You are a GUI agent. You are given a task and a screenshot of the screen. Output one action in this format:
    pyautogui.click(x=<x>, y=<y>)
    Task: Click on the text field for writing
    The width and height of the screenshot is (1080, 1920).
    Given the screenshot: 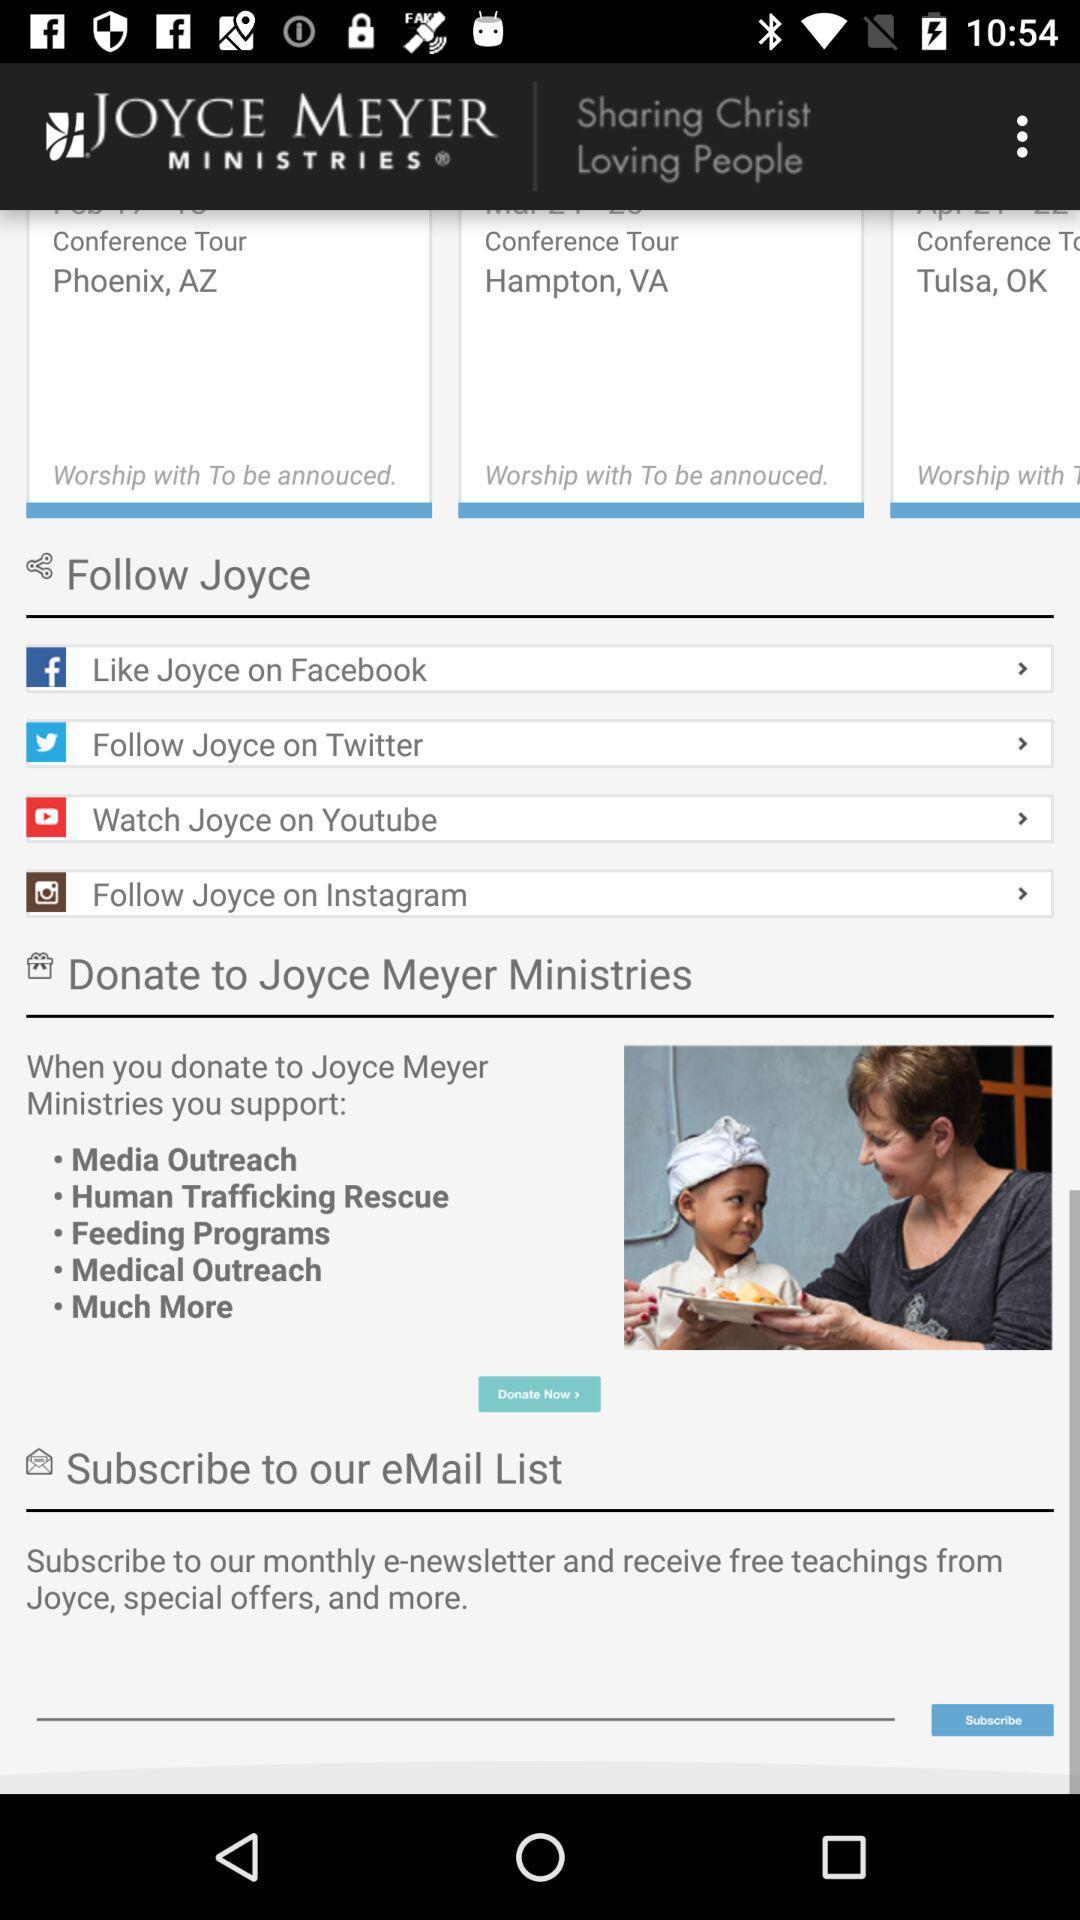 What is the action you would take?
    pyautogui.click(x=465, y=1691)
    